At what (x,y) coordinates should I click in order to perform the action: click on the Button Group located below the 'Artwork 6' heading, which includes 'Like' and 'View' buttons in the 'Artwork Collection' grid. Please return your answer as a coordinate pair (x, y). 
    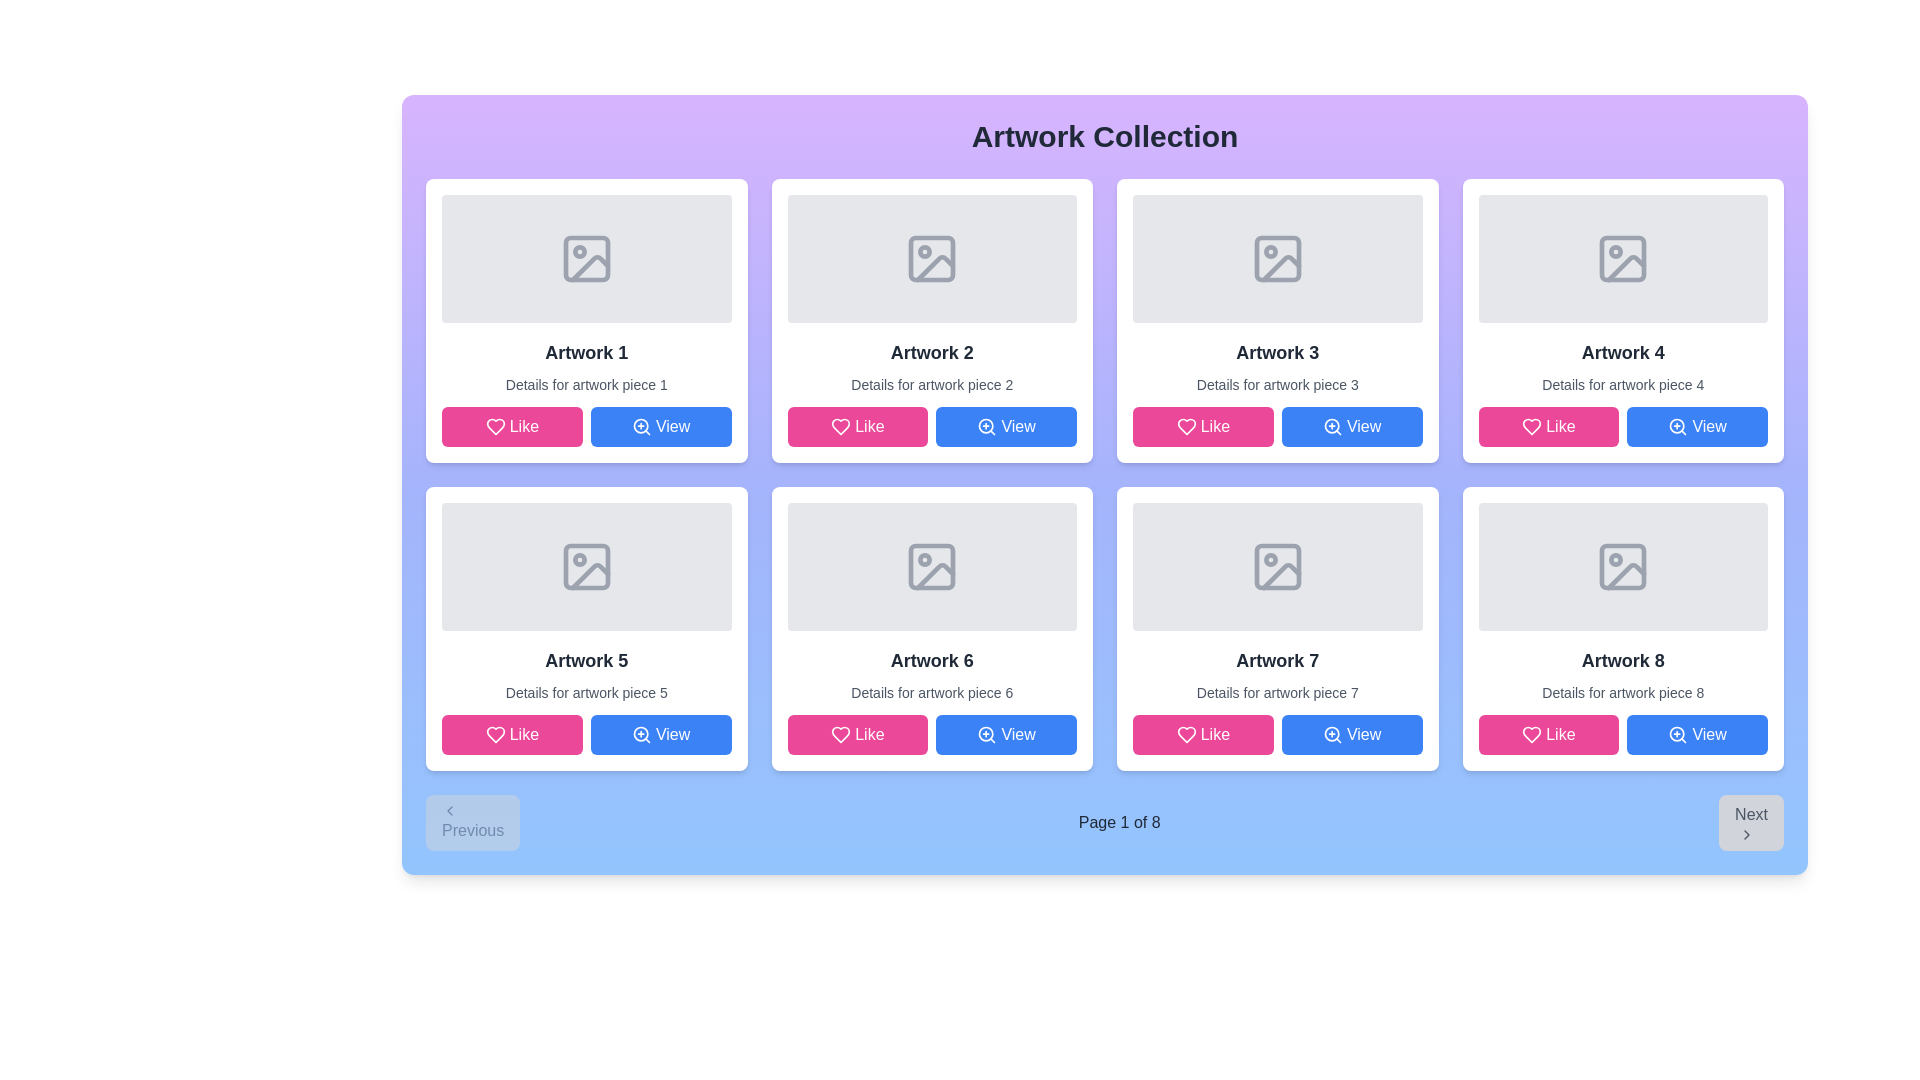
    Looking at the image, I should click on (931, 735).